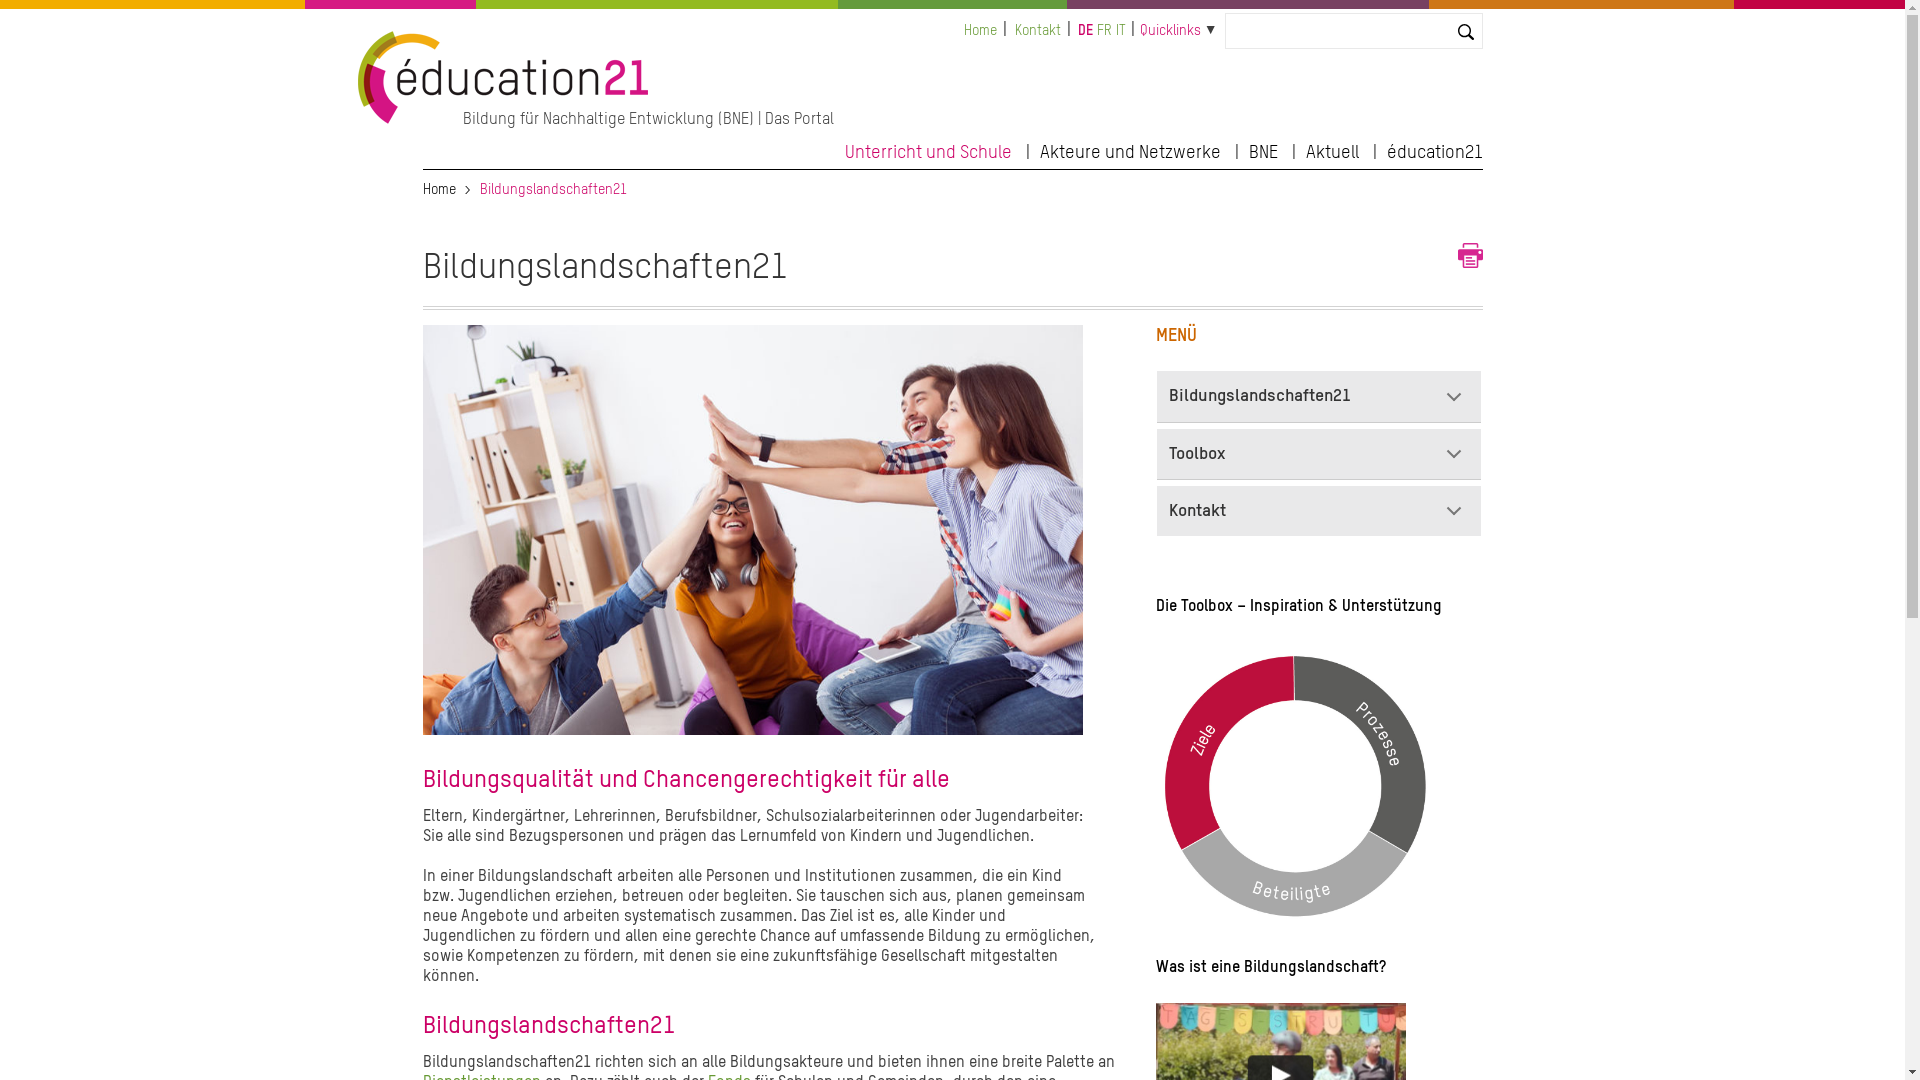 Image resolution: width=1920 pixels, height=1080 pixels. I want to click on 'DE', so click(1084, 30).